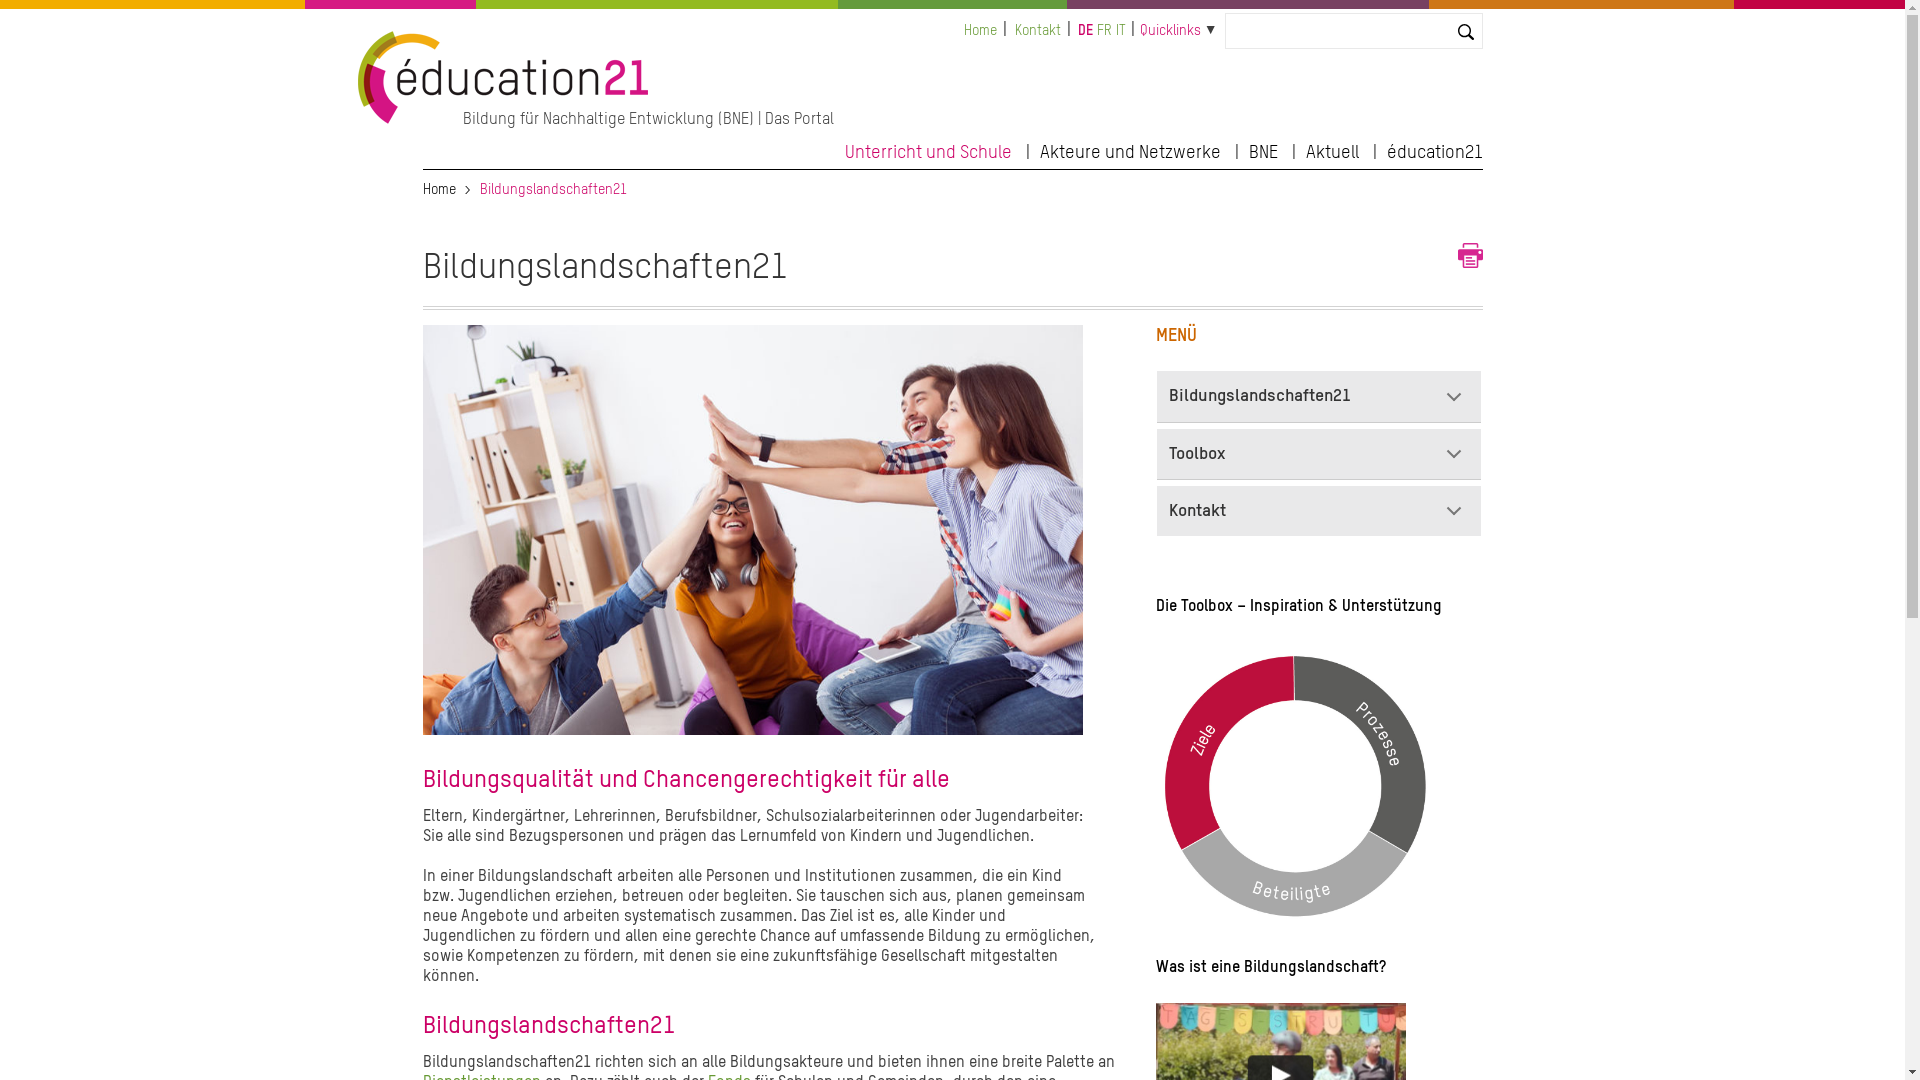 Image resolution: width=1920 pixels, height=1080 pixels. I want to click on 'DE', so click(1084, 30).